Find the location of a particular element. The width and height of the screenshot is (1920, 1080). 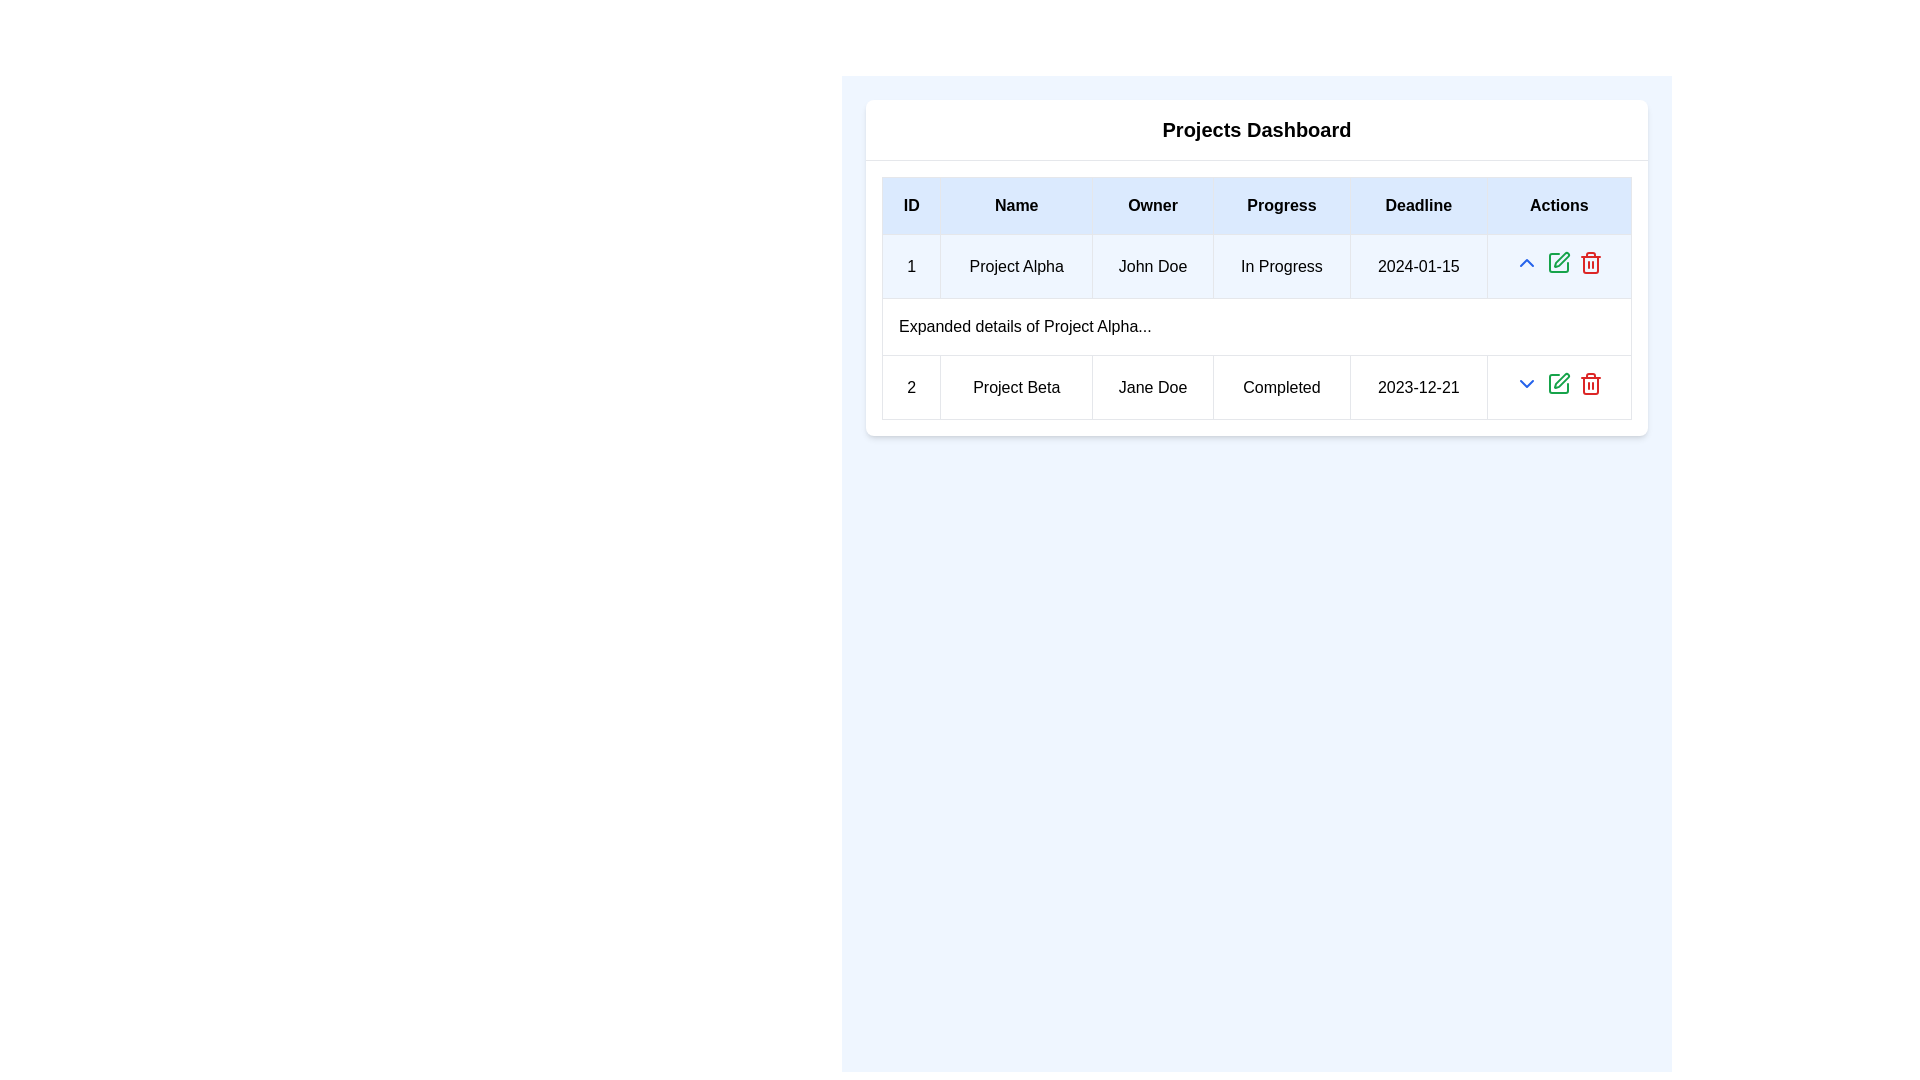

the 'Actions' text element, which is styled in bold black font on a light blue background and serves as a column header in a table layout, positioned between the 'Deadline' header and the edge of the table is located at coordinates (1558, 205).